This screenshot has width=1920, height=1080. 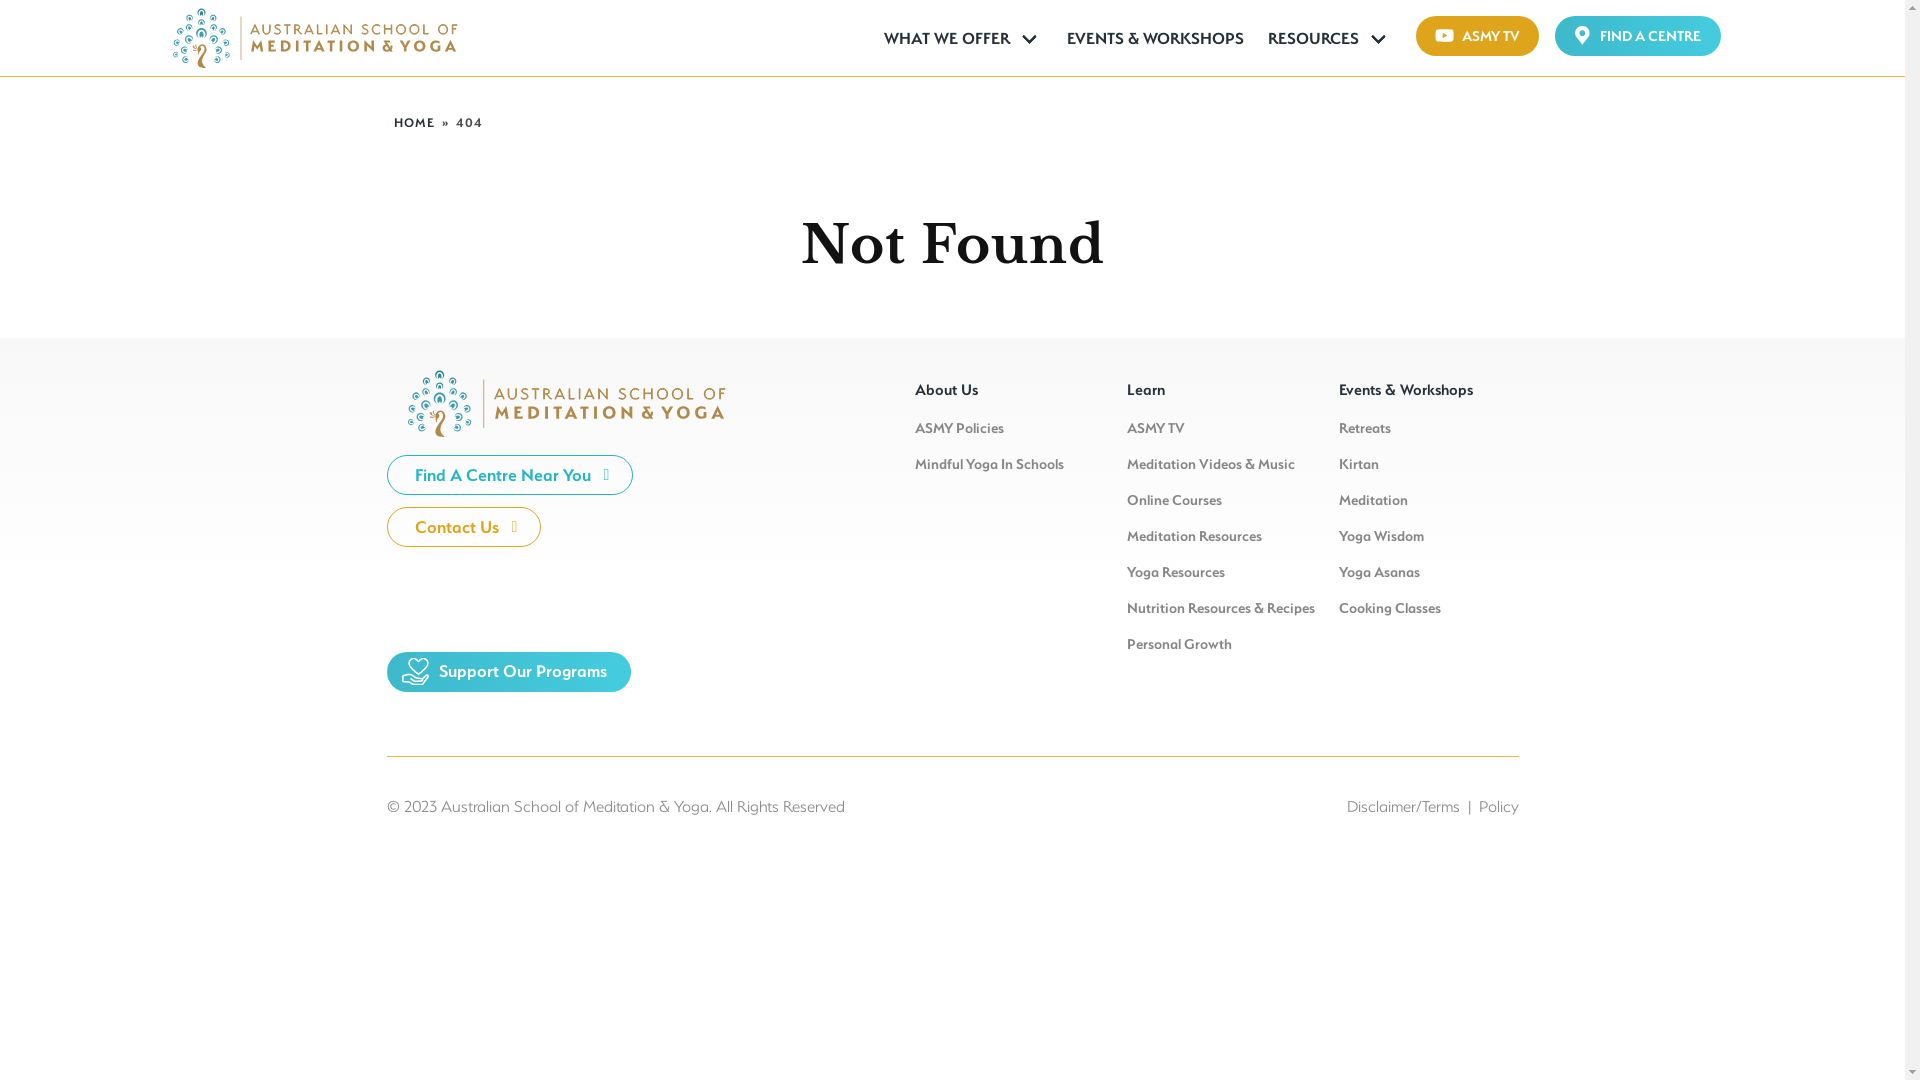 I want to click on 'Meditation Resources', so click(x=1193, y=535).